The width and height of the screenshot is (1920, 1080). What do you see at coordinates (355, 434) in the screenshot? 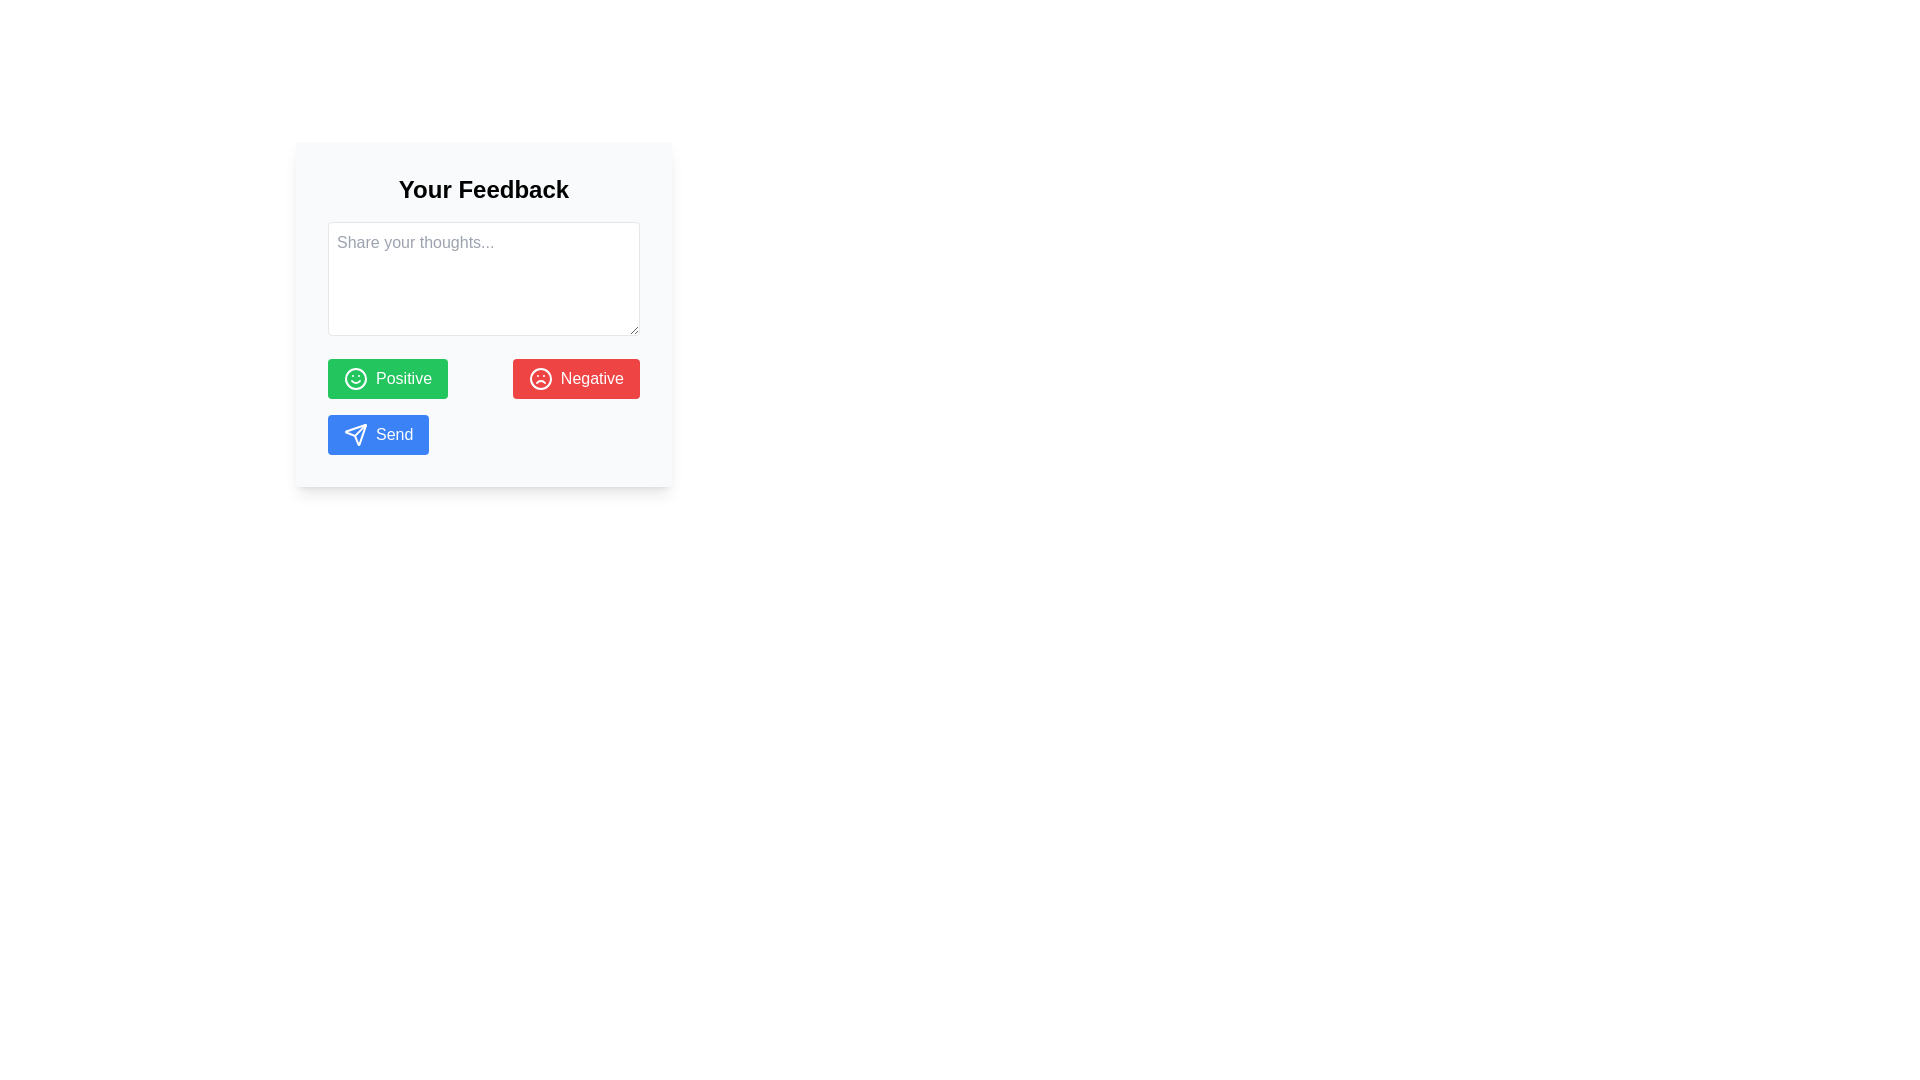
I see `the paper plane icon located to the left of the 'Send' text in the Send button` at bounding box center [355, 434].